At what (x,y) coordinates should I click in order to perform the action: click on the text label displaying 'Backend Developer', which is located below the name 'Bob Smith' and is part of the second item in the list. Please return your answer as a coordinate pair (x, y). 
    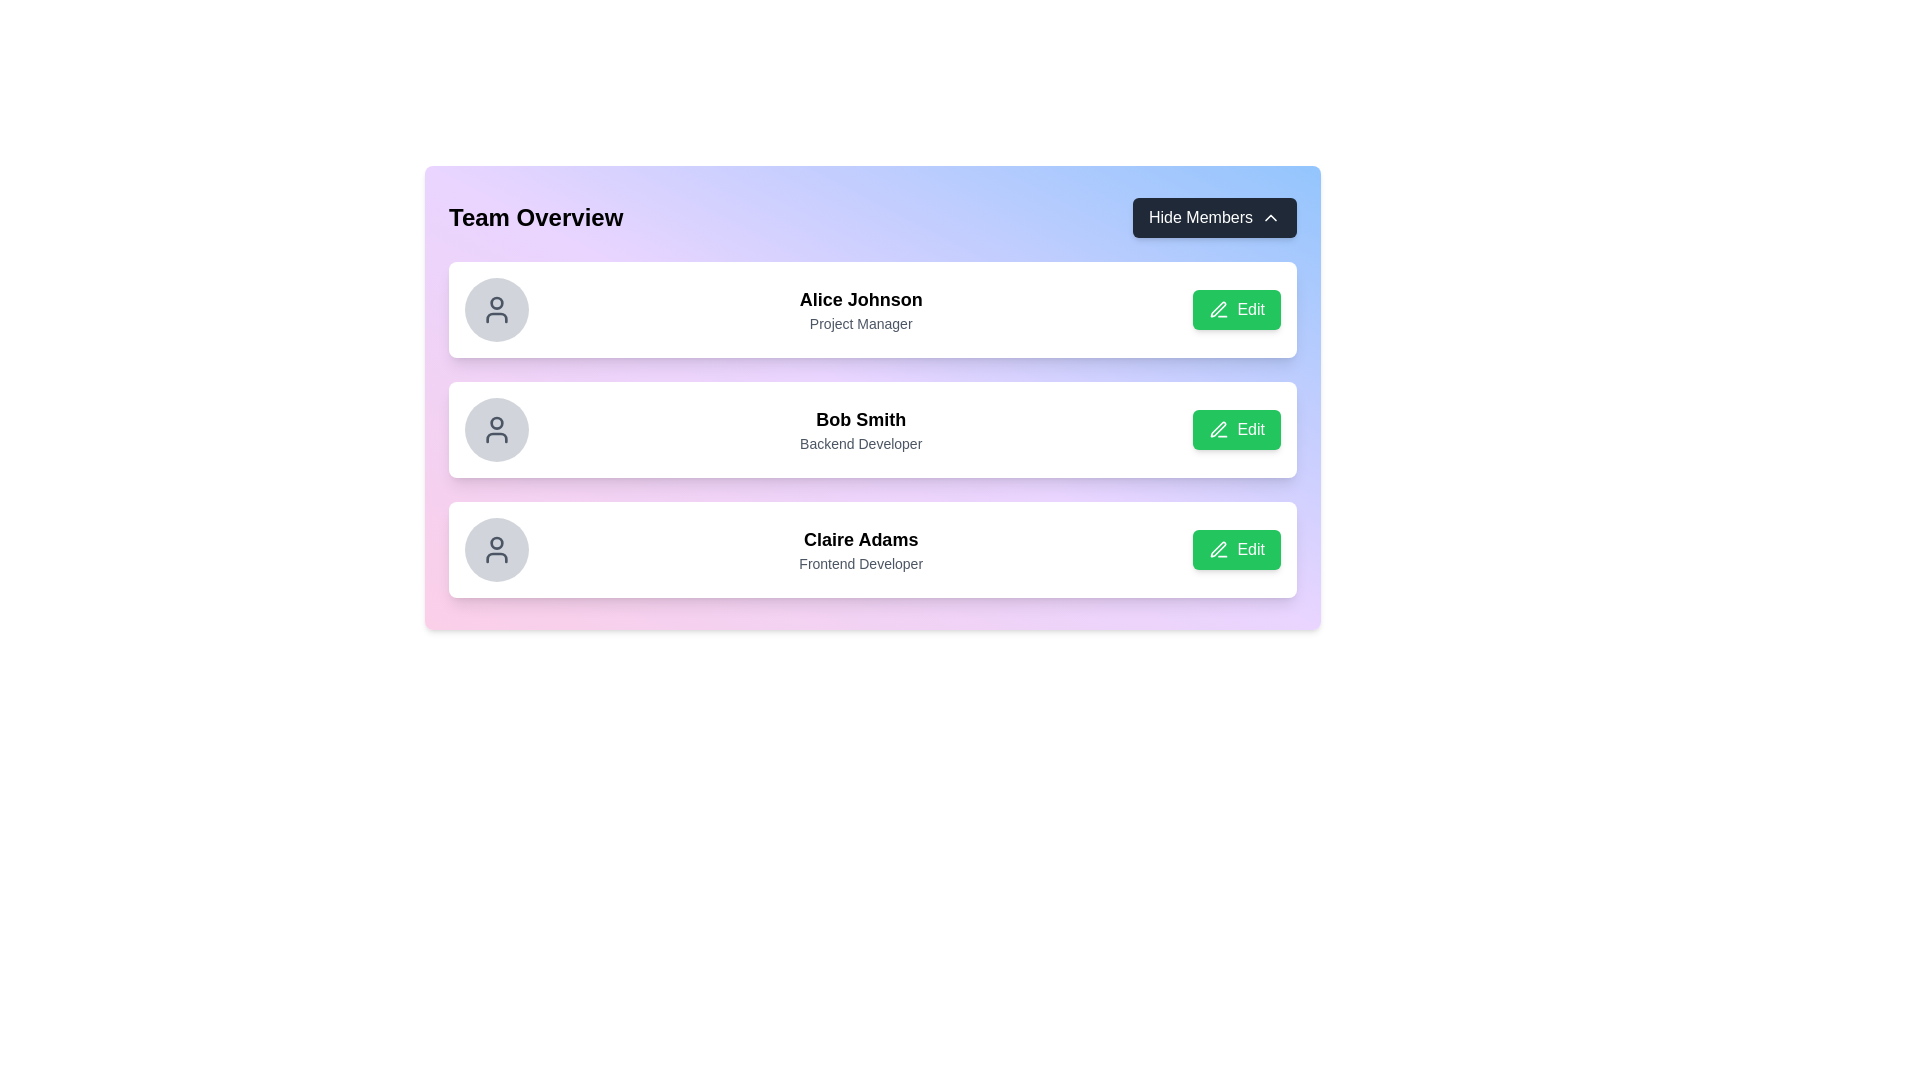
    Looking at the image, I should click on (861, 442).